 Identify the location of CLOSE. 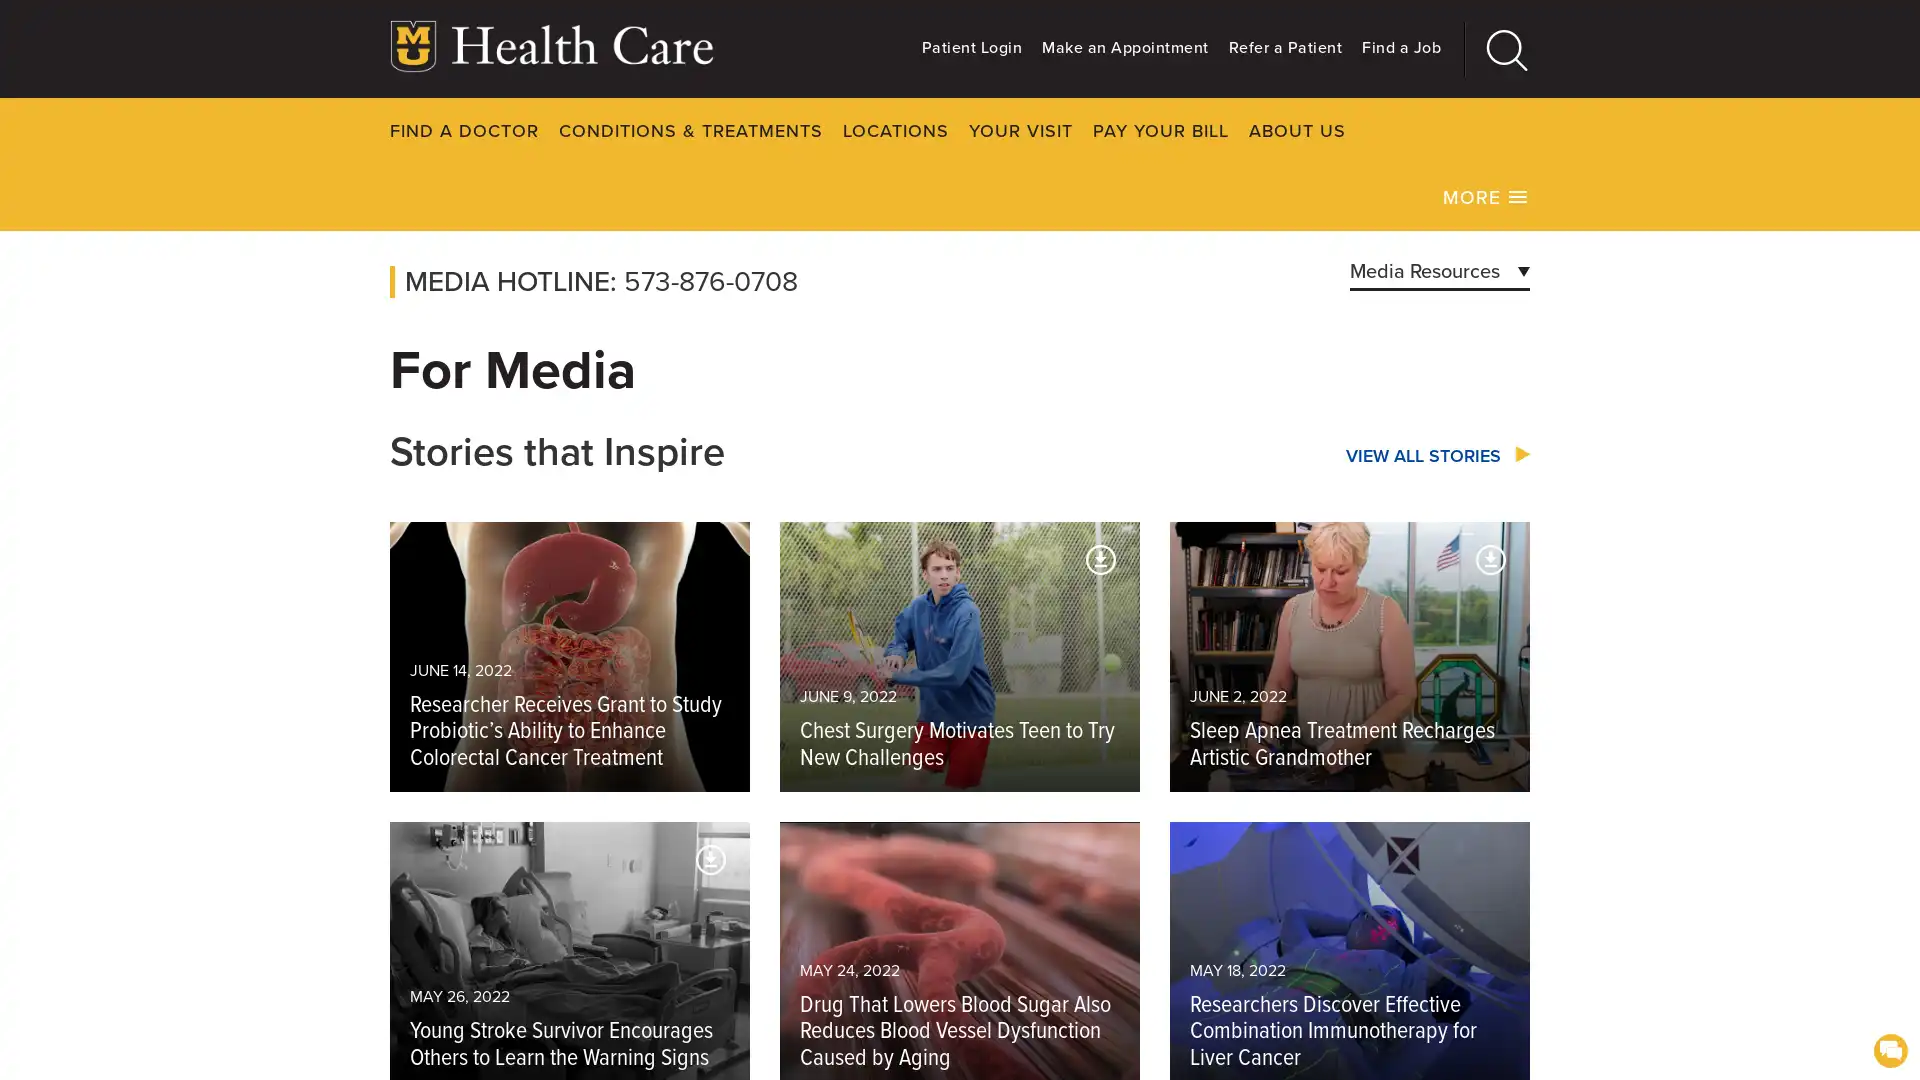
(1589, 130).